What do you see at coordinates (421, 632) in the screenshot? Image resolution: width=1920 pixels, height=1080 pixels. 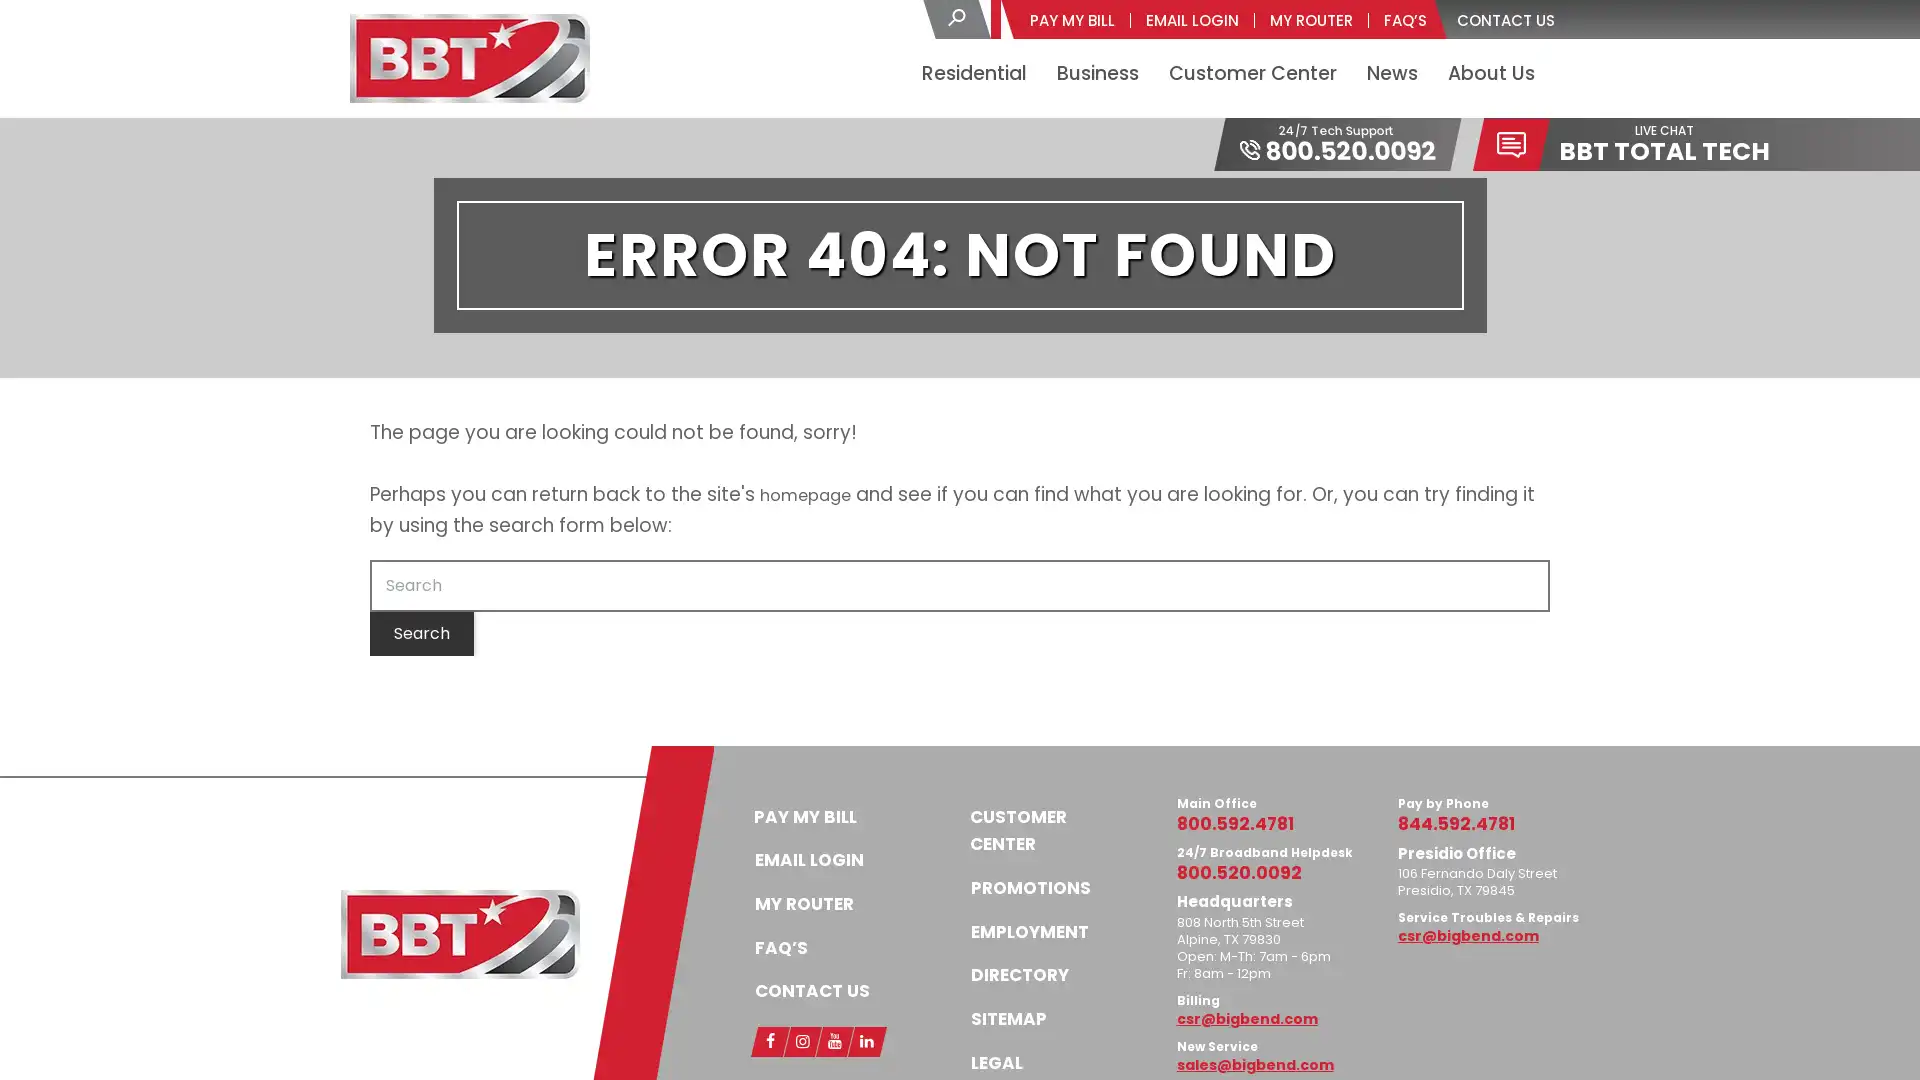 I see `Search` at bounding box center [421, 632].